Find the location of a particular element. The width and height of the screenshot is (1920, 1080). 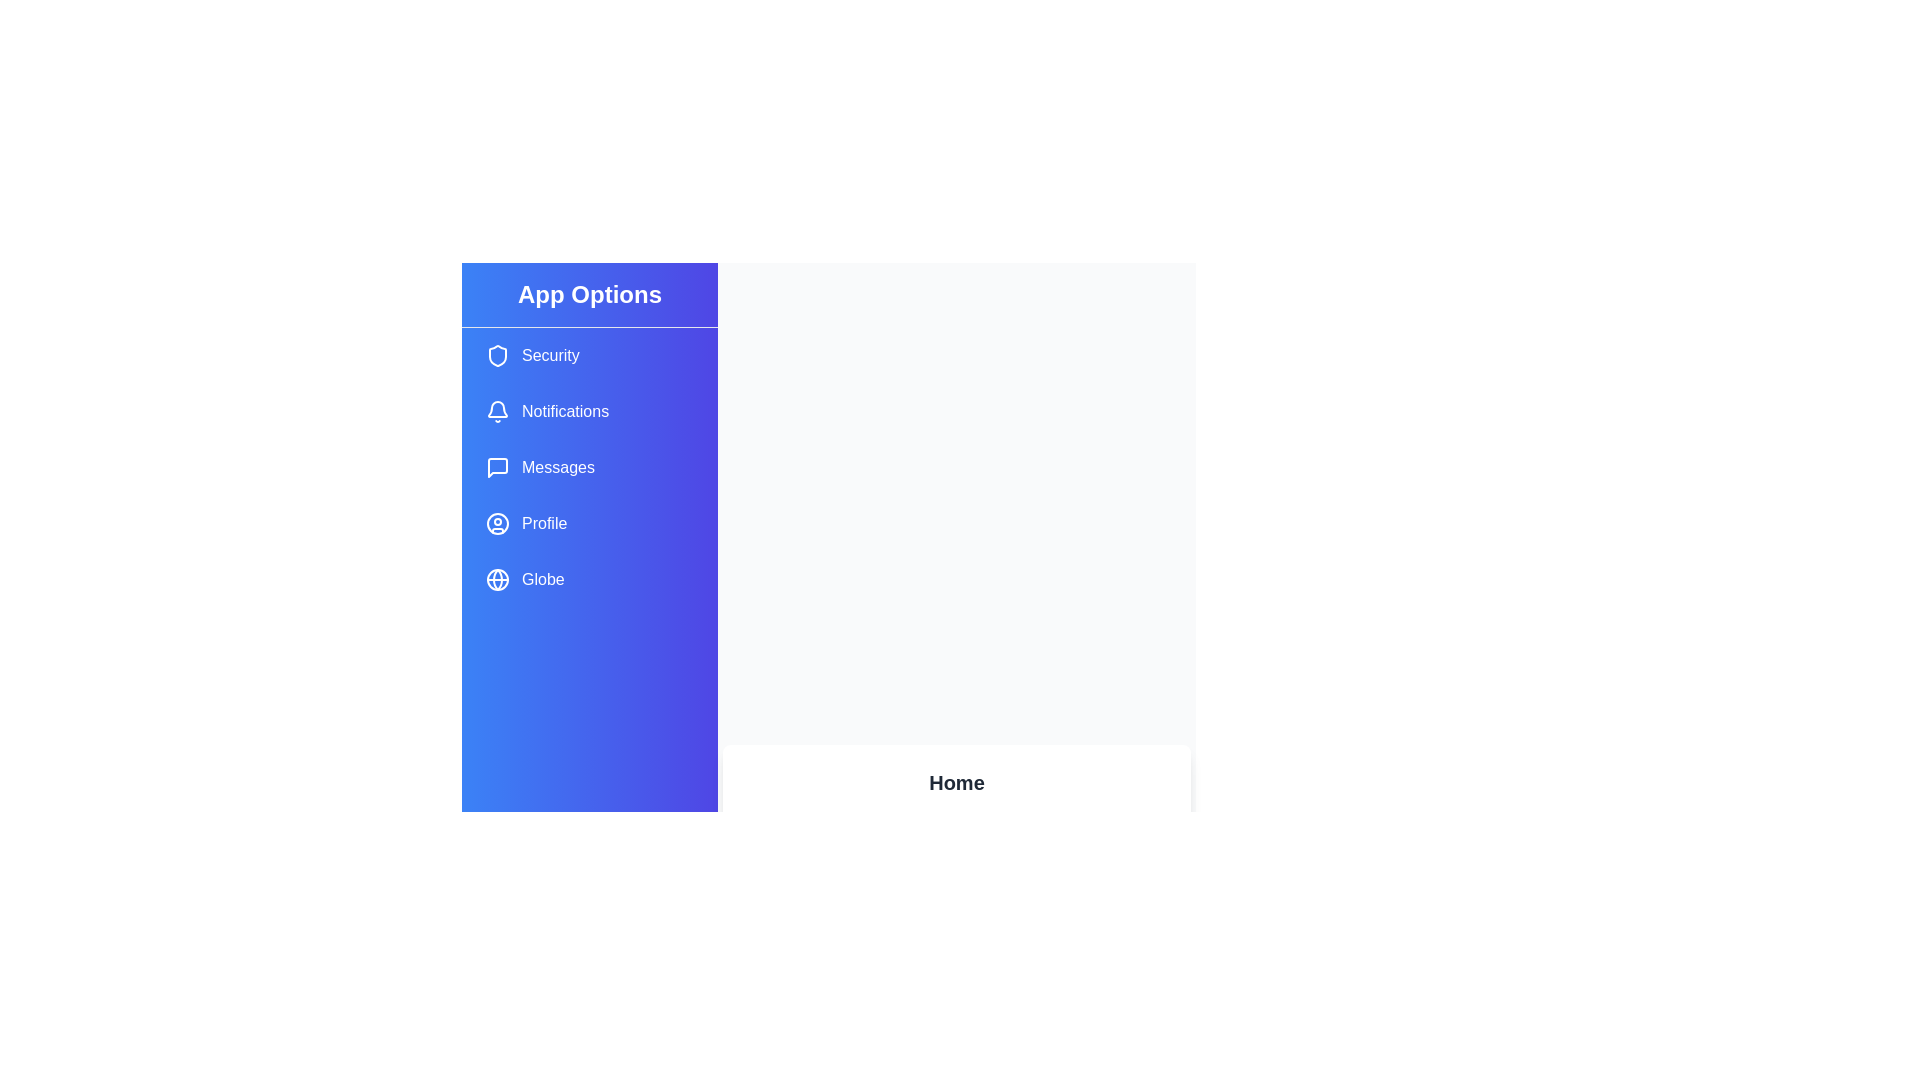

the sidebar's header text labeled 'App Options' is located at coordinates (589, 295).